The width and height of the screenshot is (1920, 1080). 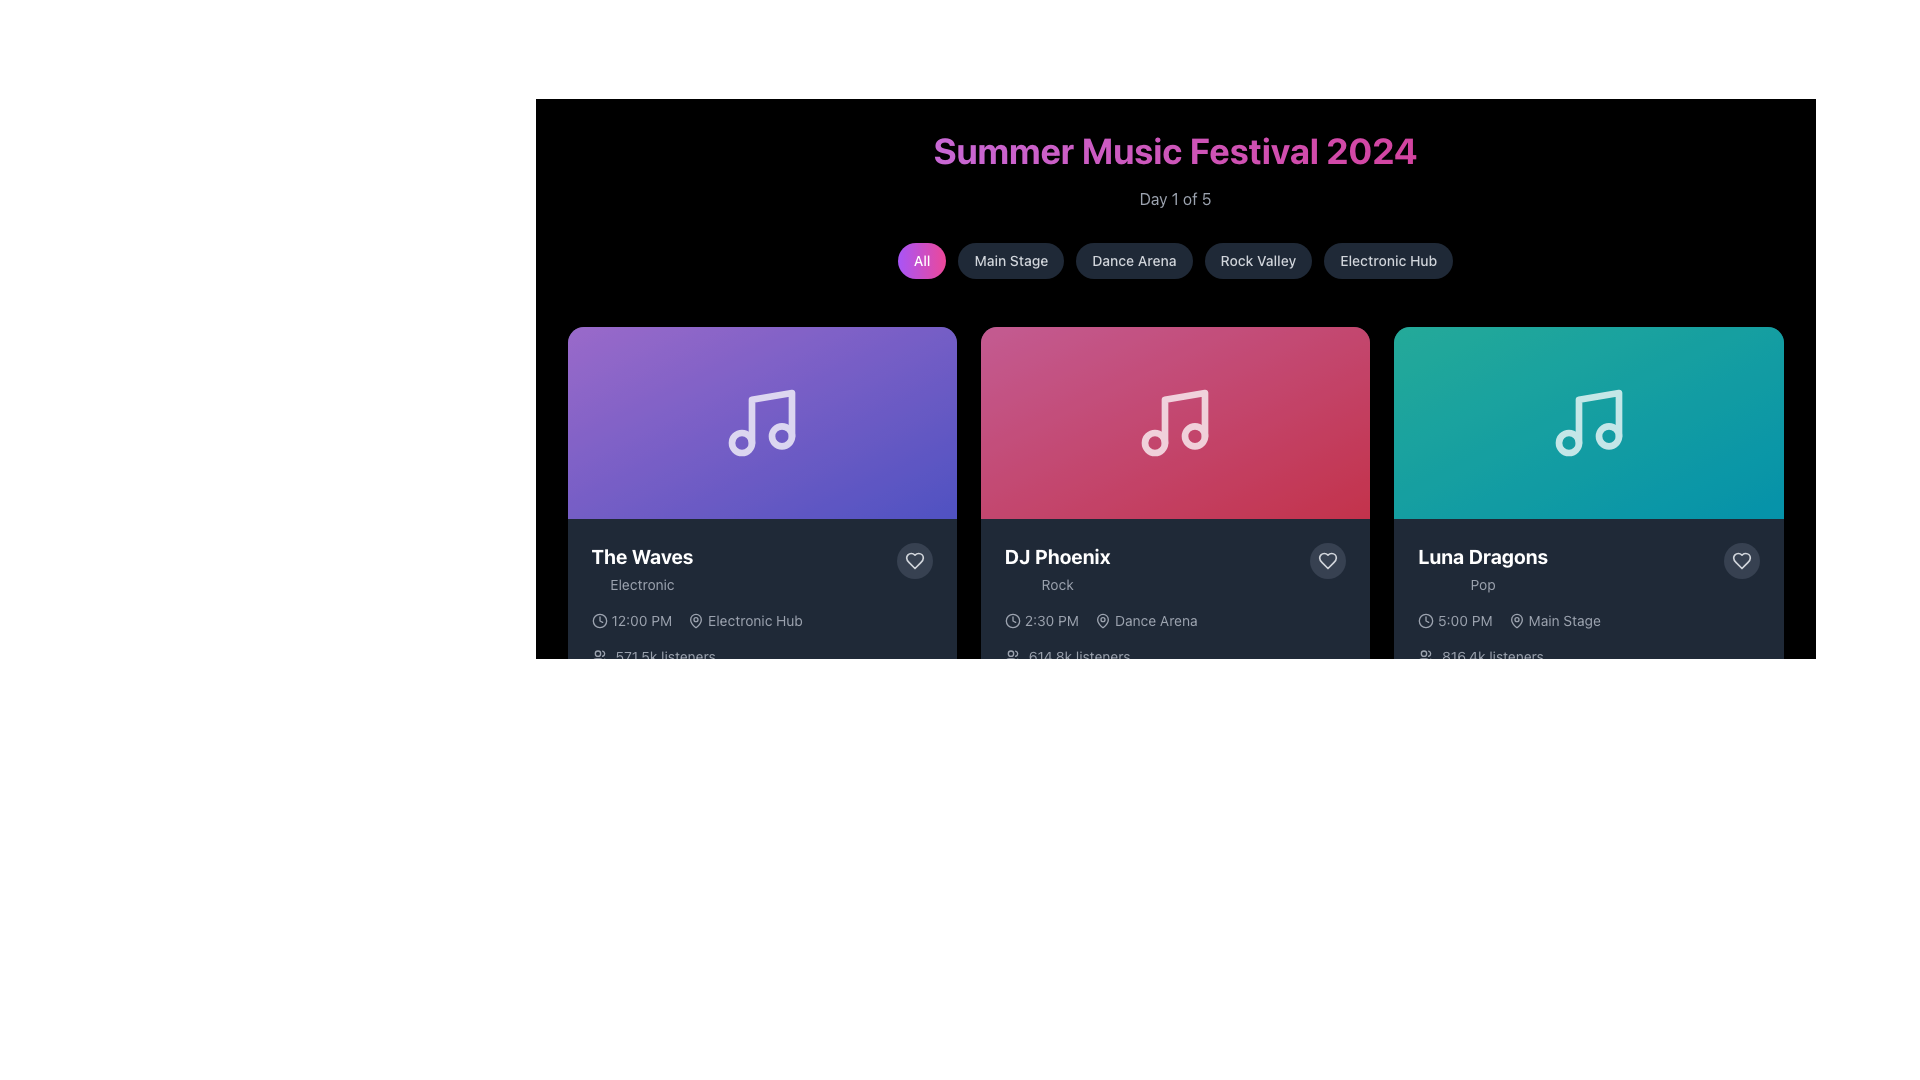 What do you see at coordinates (1175, 260) in the screenshot?
I see `the 'Dance Arena' button, which is a rounded button with a dark background and gray text, located below the 'Summer Music Festival 2024' banner` at bounding box center [1175, 260].